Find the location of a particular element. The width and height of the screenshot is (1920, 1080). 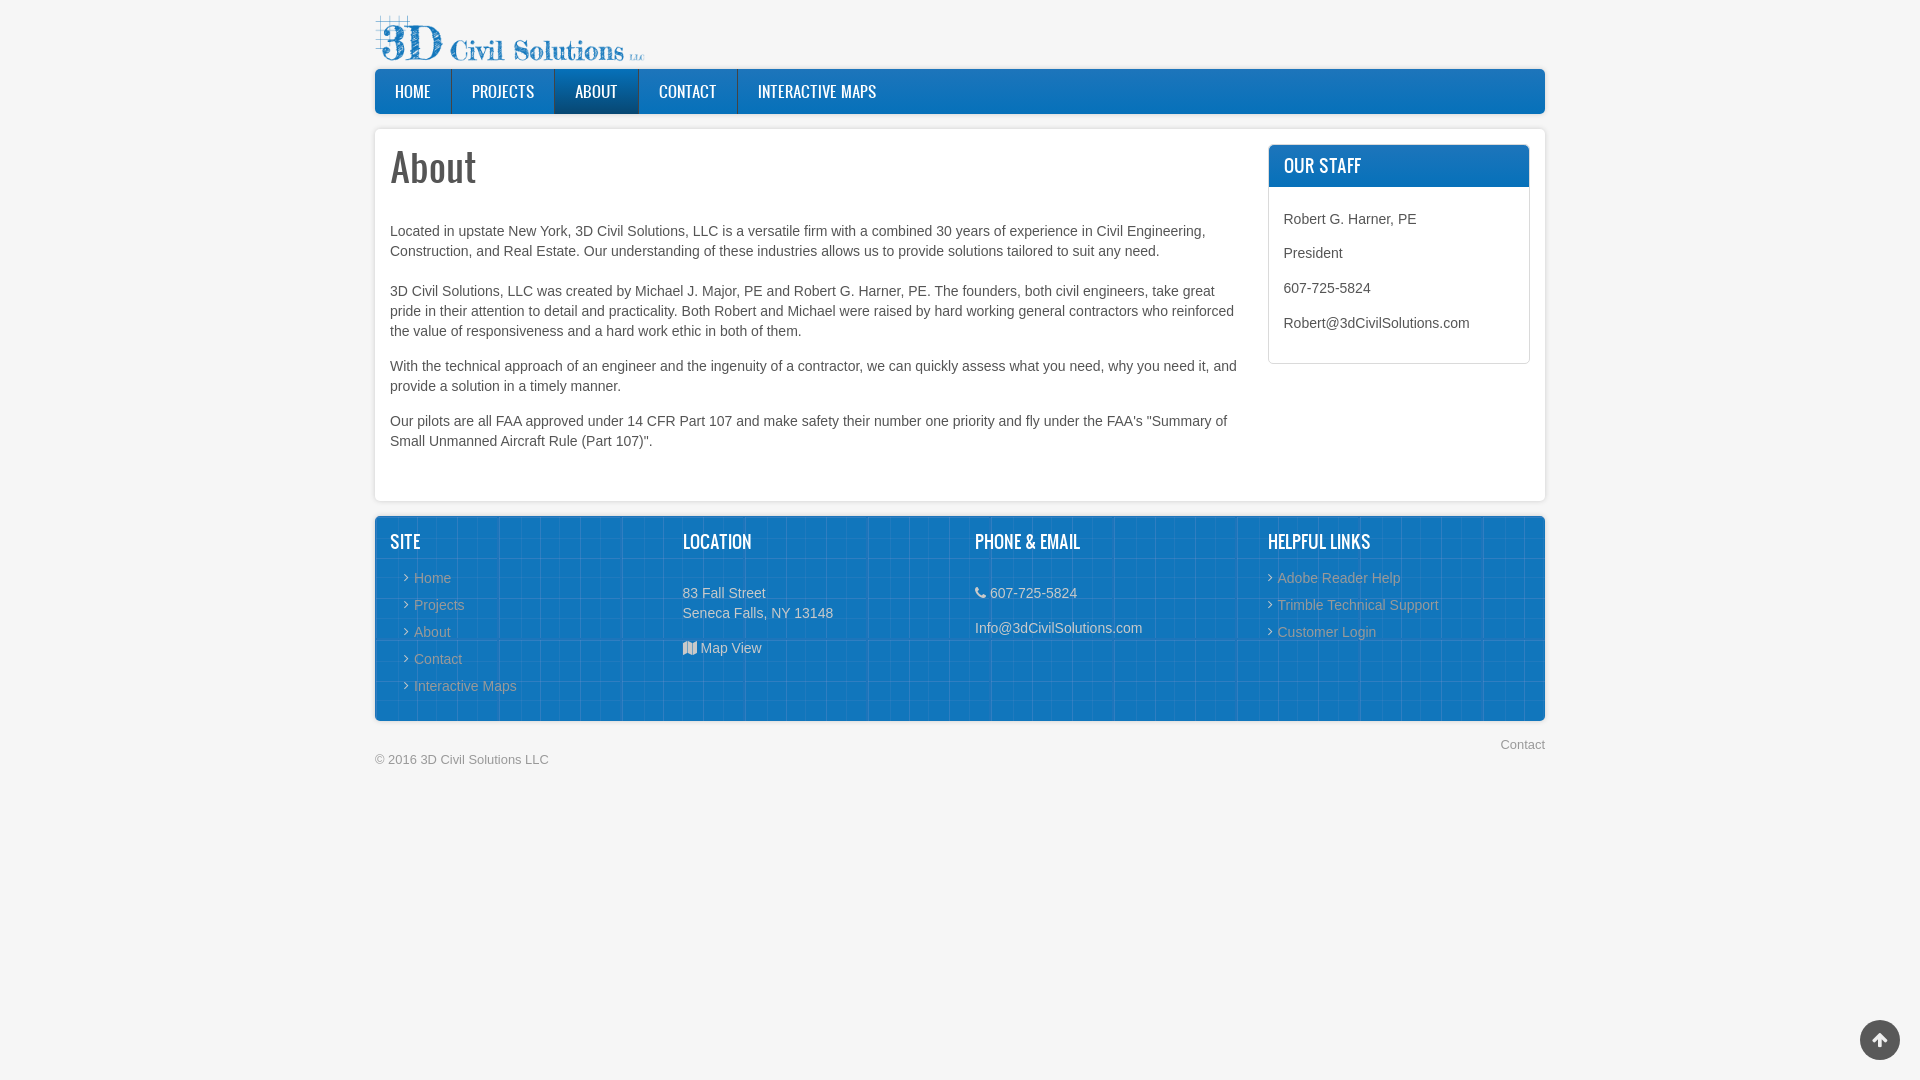

'Map View' is located at coordinates (729, 648).